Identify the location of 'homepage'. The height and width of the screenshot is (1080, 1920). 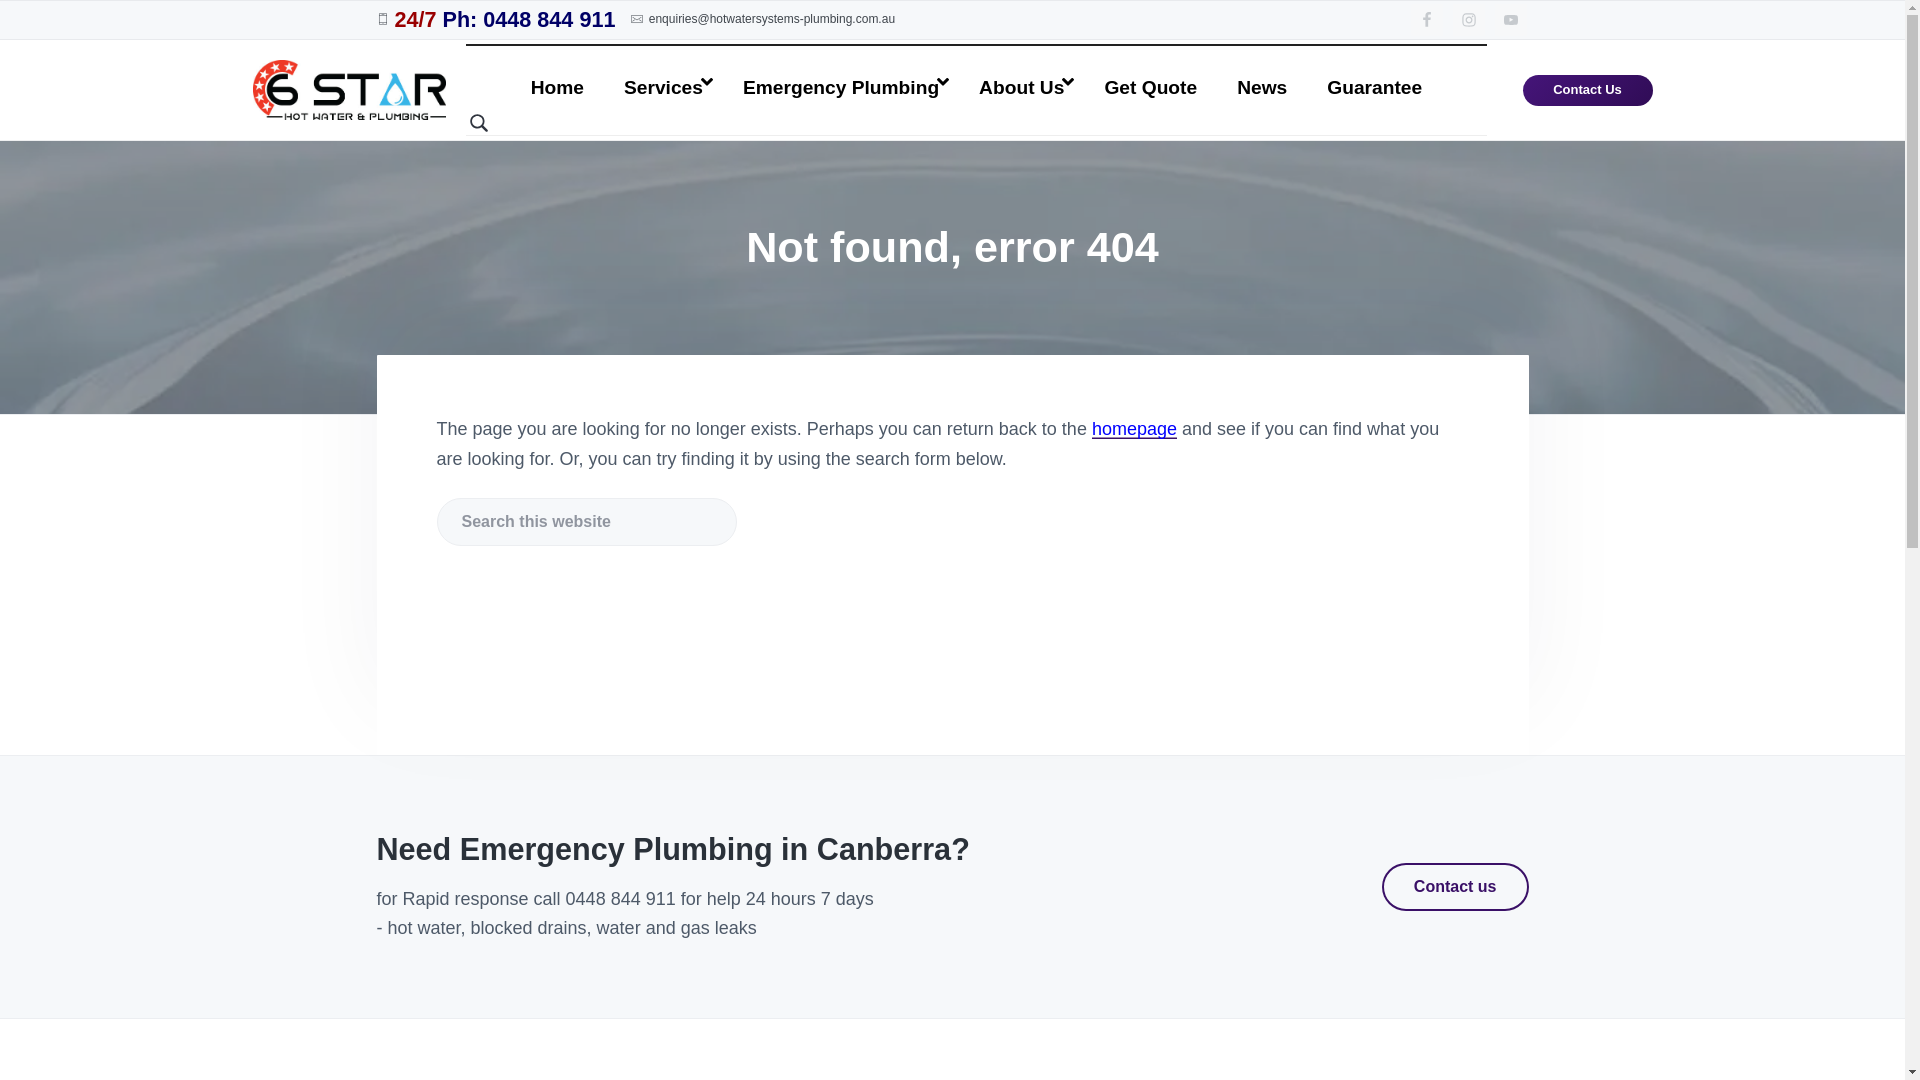
(1134, 427).